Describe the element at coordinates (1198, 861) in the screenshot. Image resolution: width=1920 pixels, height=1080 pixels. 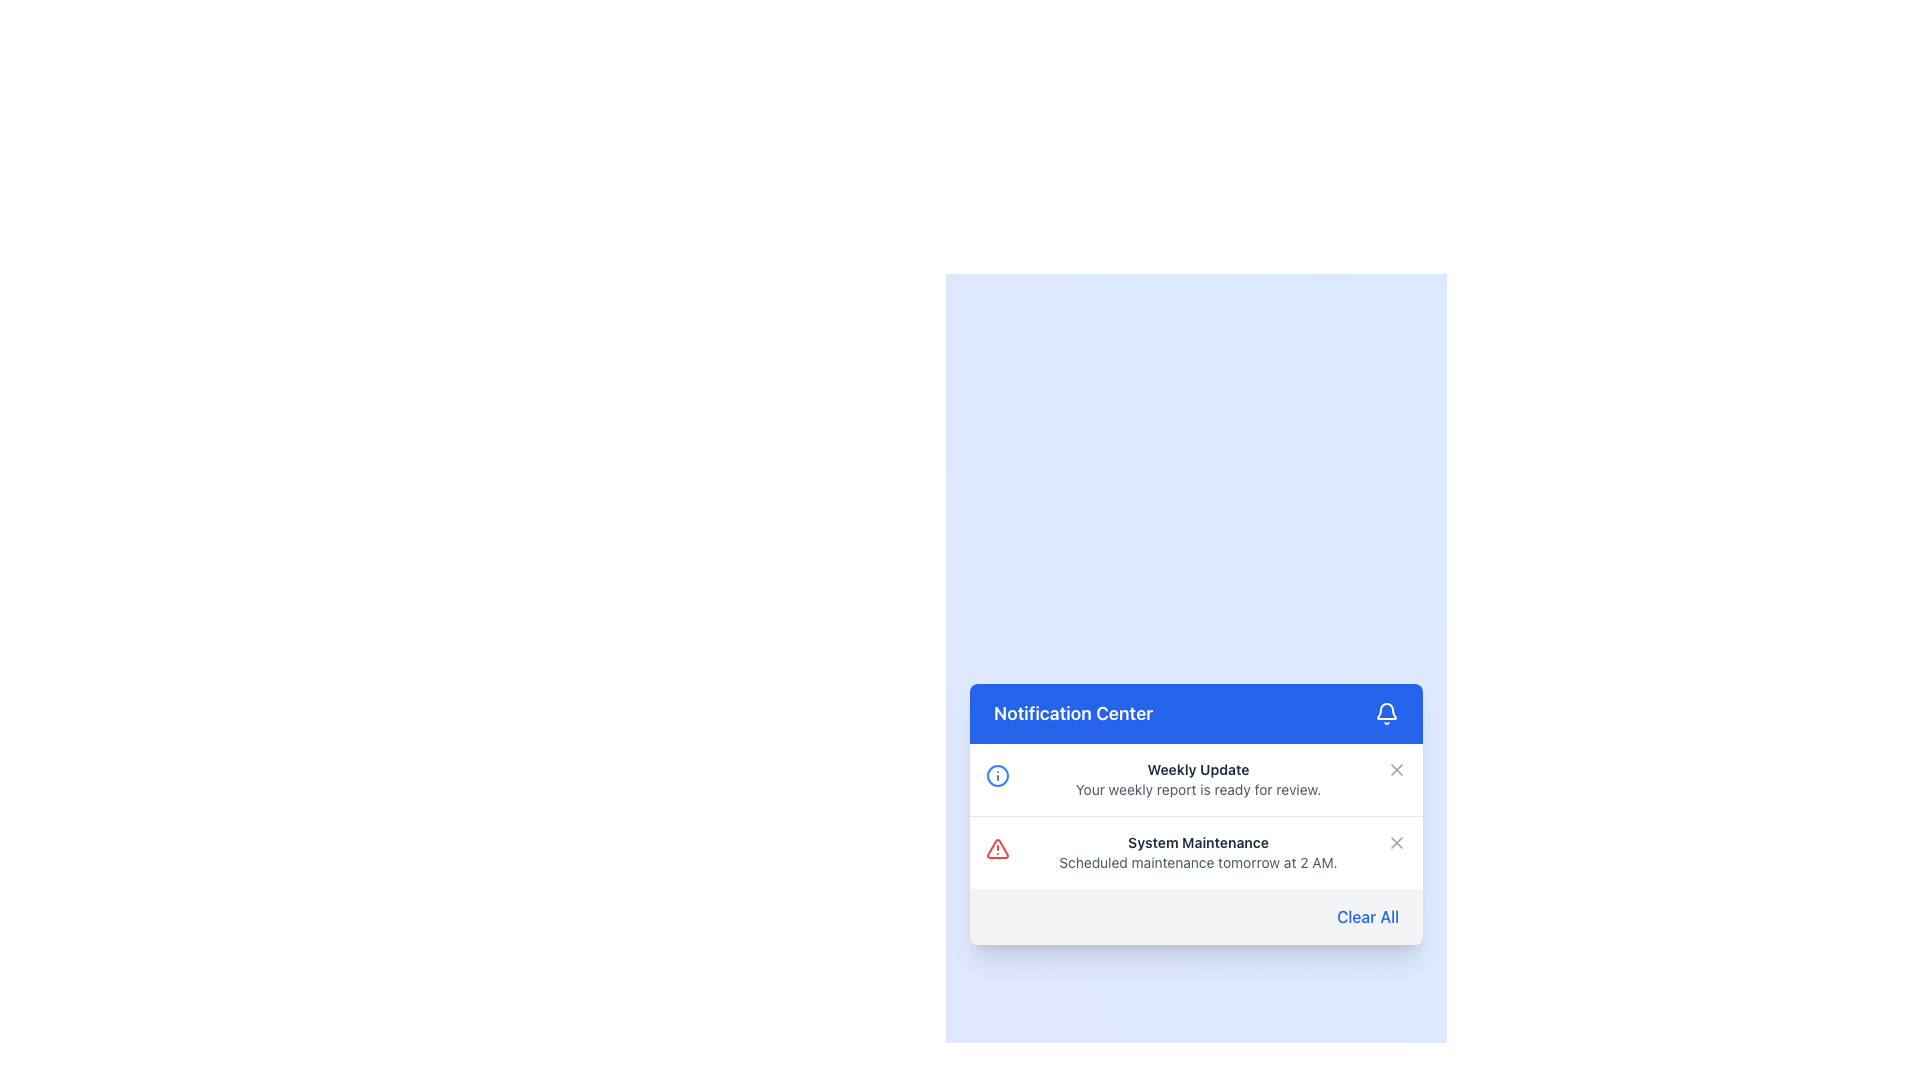
I see `the text block displaying 'Scheduled maintenance tomorrow at 2 AM.' which is located below the heading 'System Maintenance' in the Notification Center` at that location.